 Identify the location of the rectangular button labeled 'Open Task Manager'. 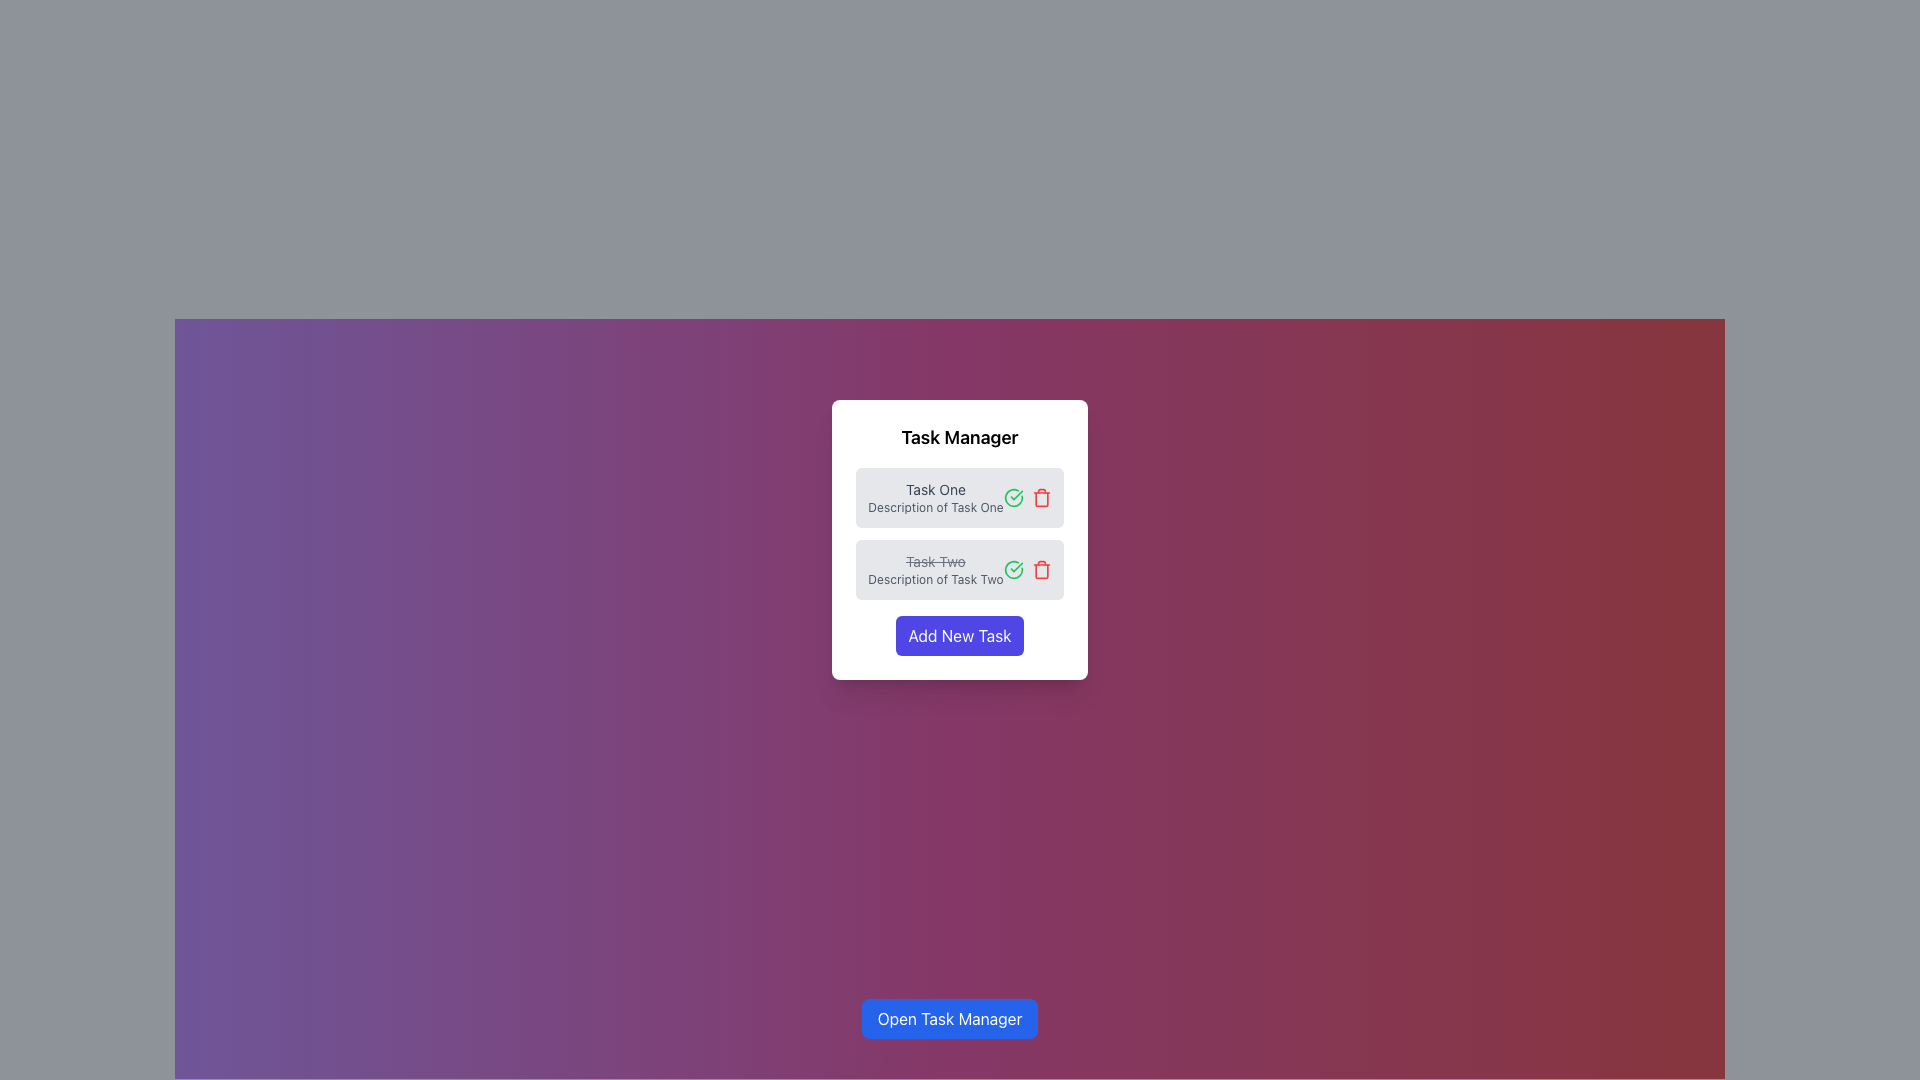
(949, 1018).